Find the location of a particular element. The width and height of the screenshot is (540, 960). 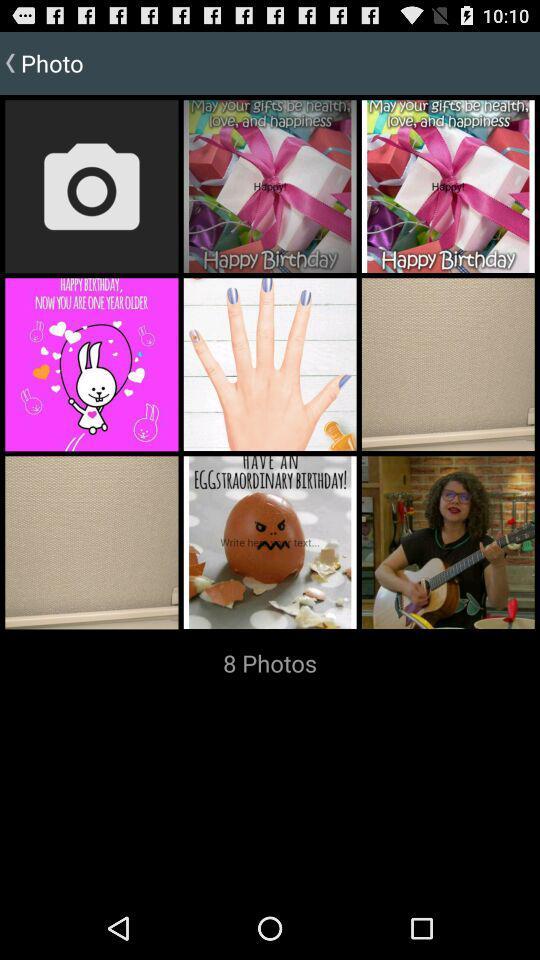

the 8 photos item is located at coordinates (270, 663).